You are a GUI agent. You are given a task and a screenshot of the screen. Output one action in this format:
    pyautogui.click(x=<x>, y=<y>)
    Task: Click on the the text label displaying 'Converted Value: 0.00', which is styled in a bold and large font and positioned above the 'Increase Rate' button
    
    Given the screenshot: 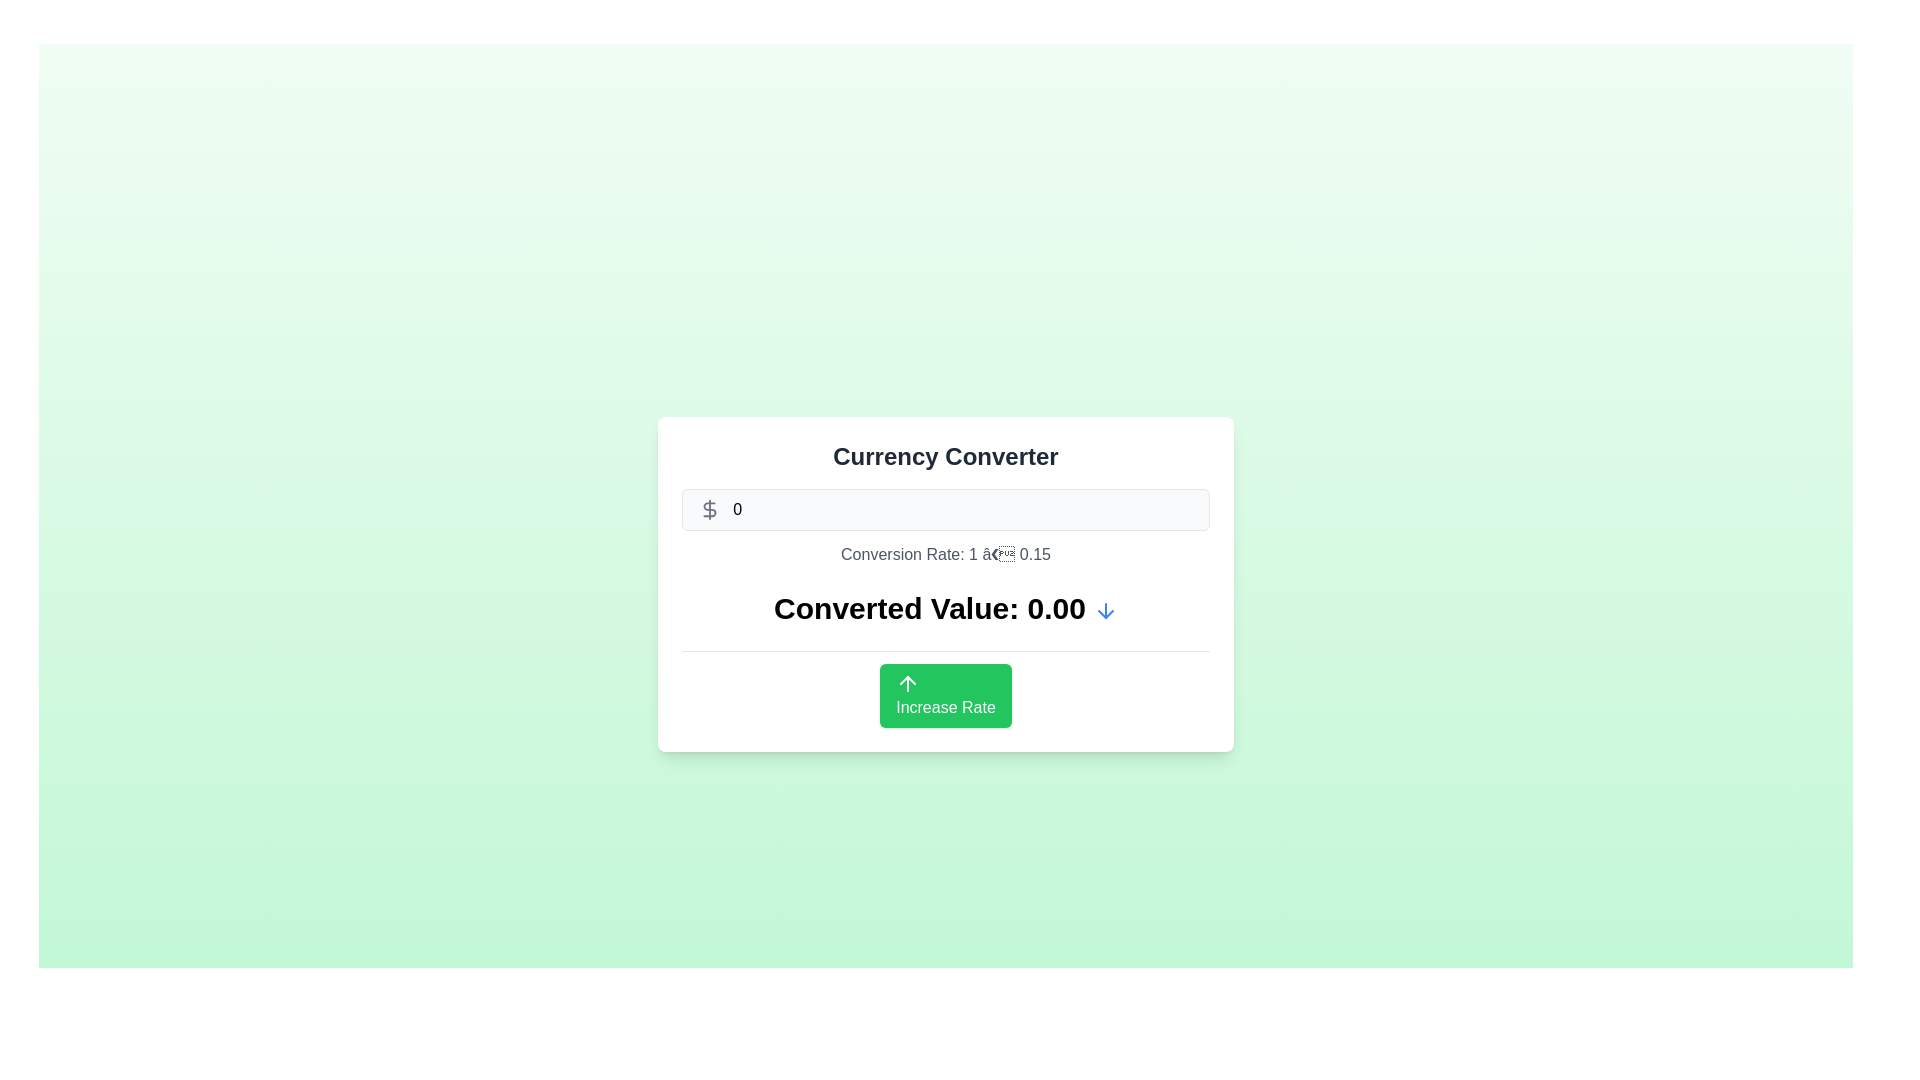 What is the action you would take?
    pyautogui.click(x=944, y=607)
    